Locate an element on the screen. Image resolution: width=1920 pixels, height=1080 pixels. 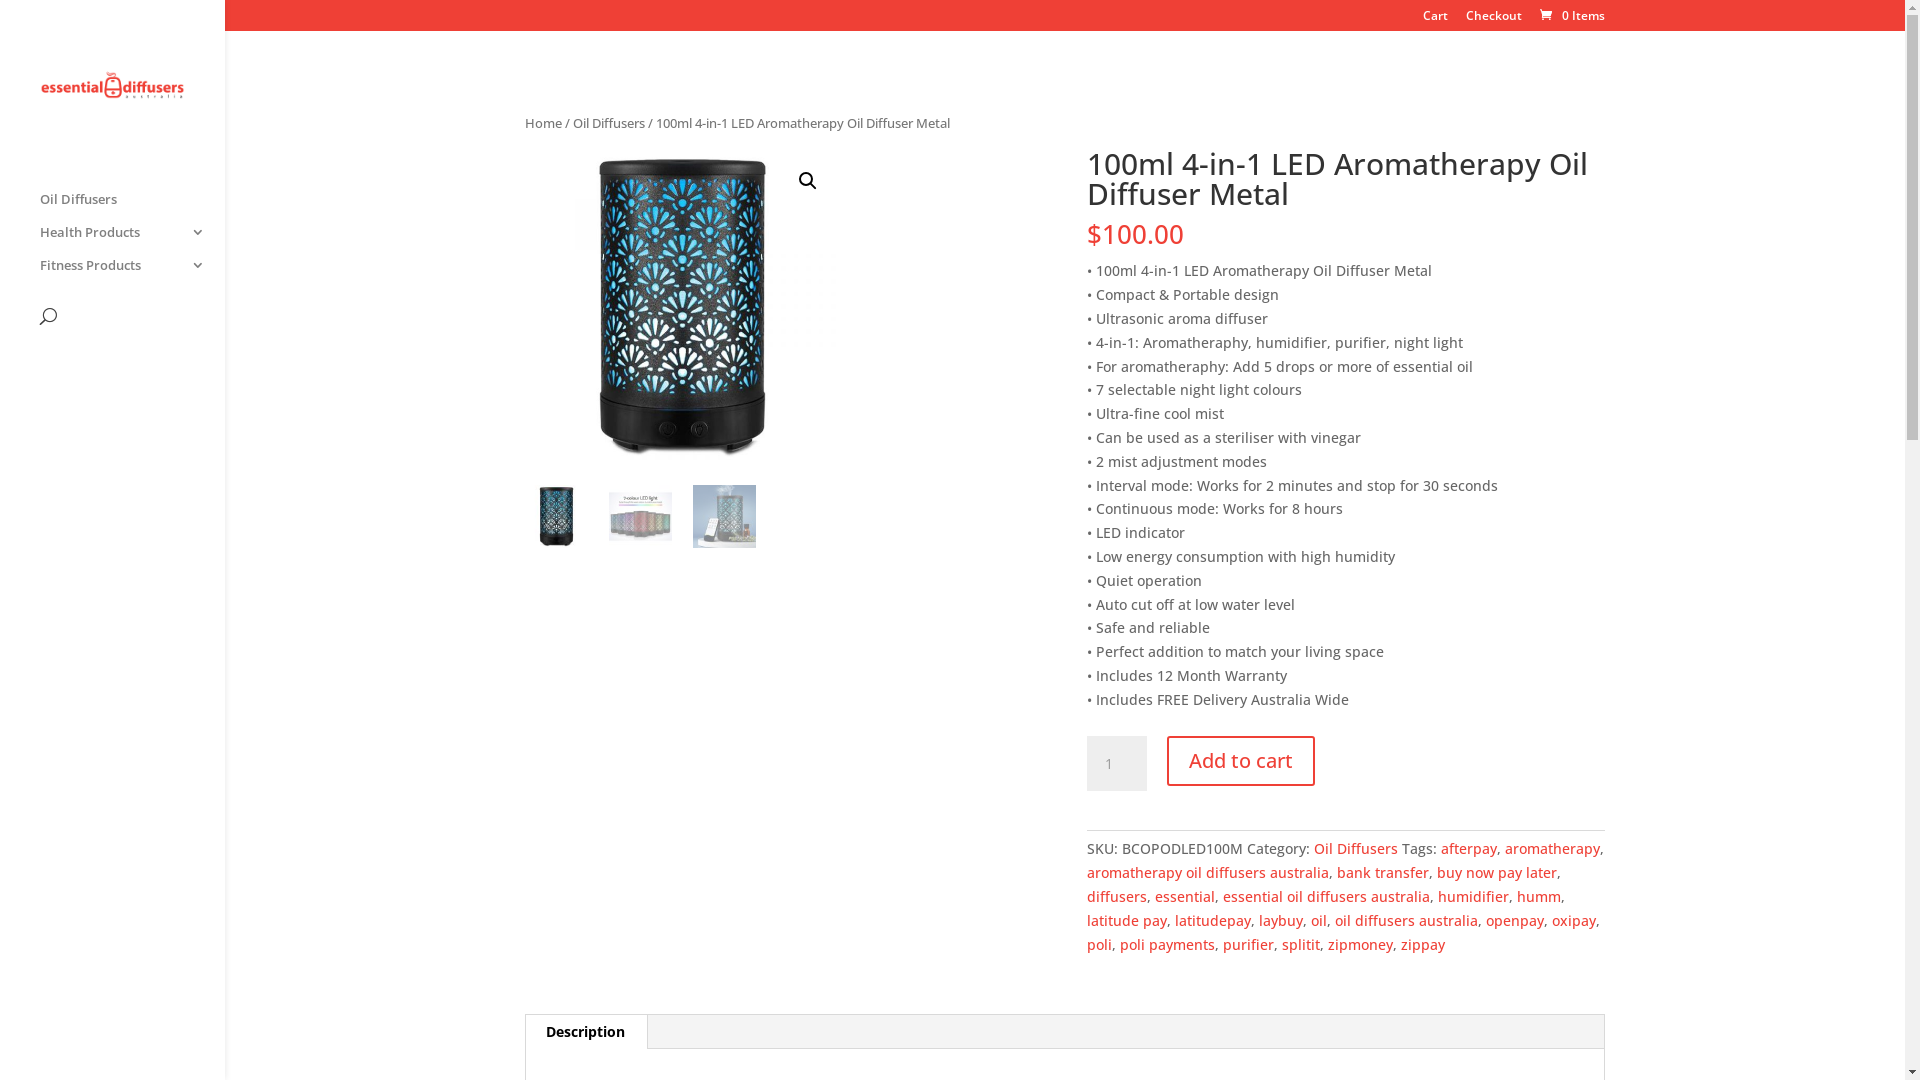
'poli' is located at coordinates (1098, 944).